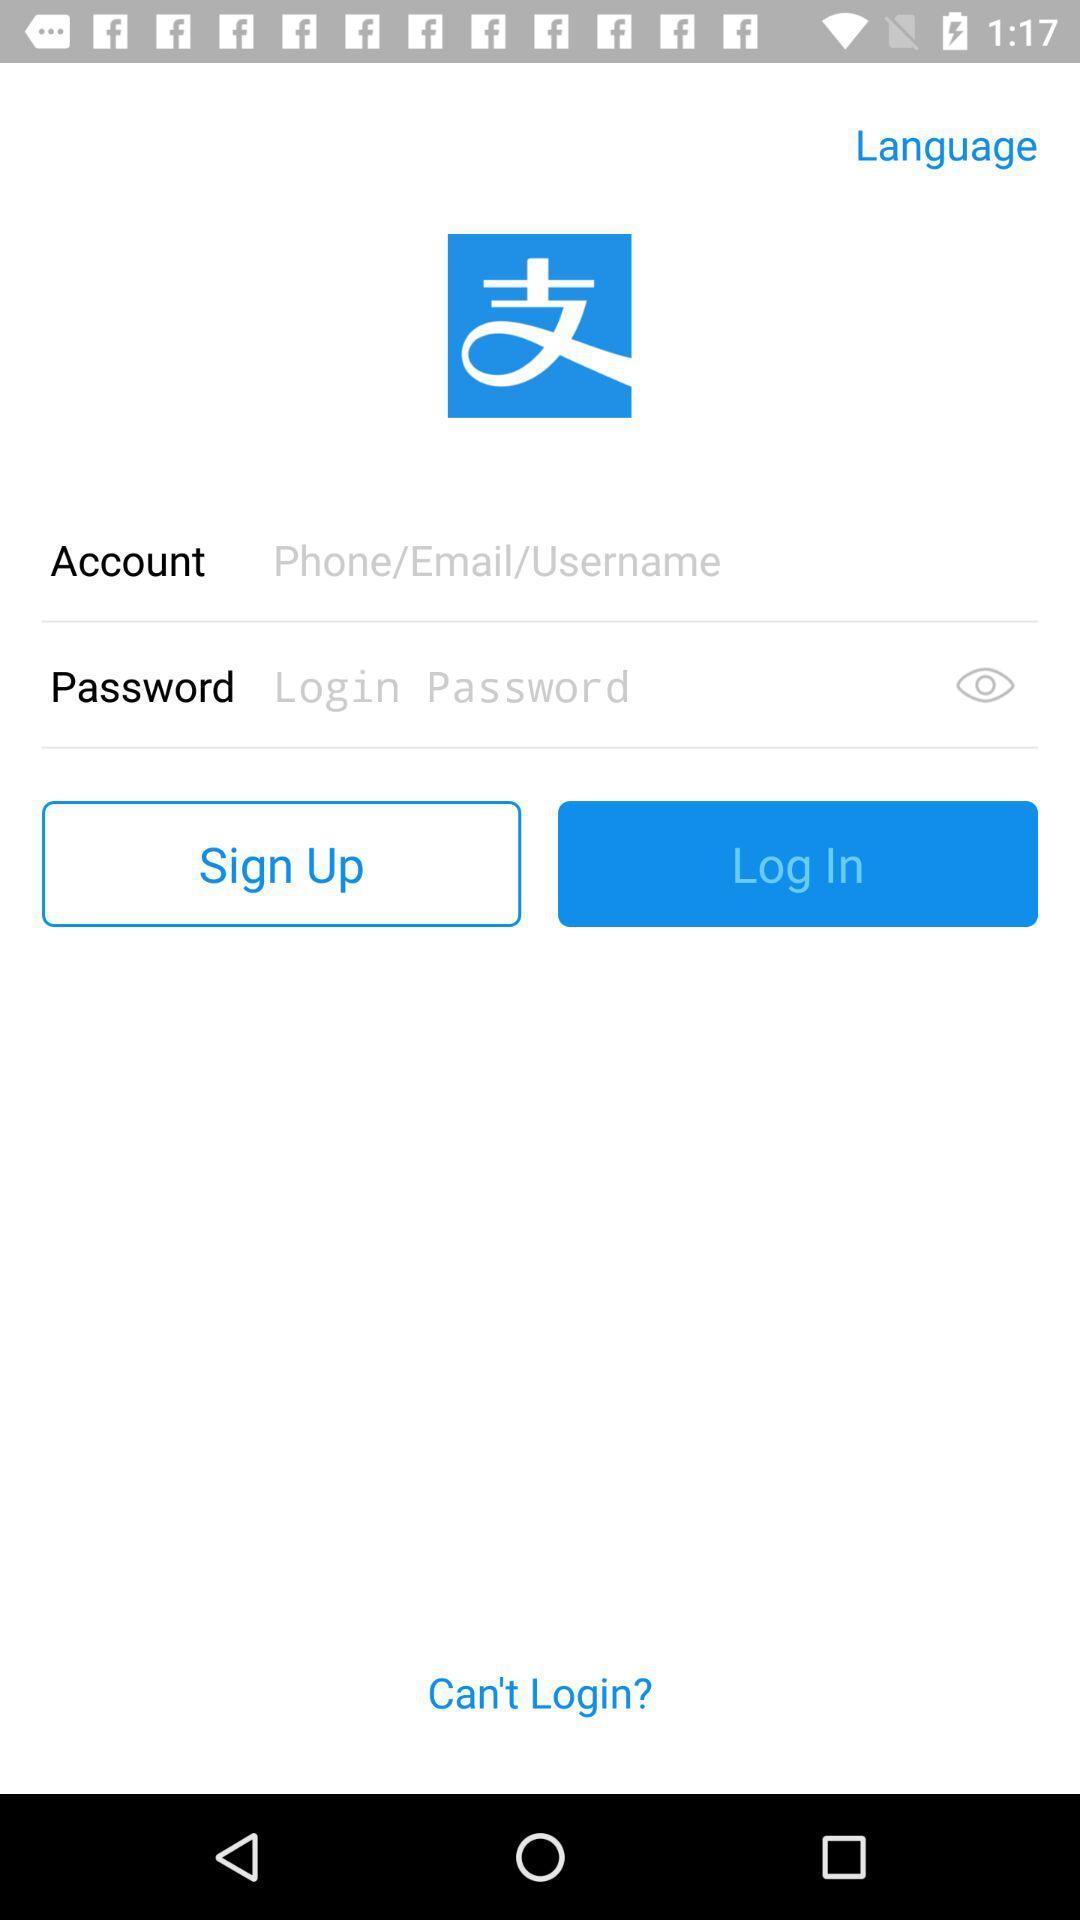  What do you see at coordinates (984, 685) in the screenshot?
I see `the item above the log in icon` at bounding box center [984, 685].